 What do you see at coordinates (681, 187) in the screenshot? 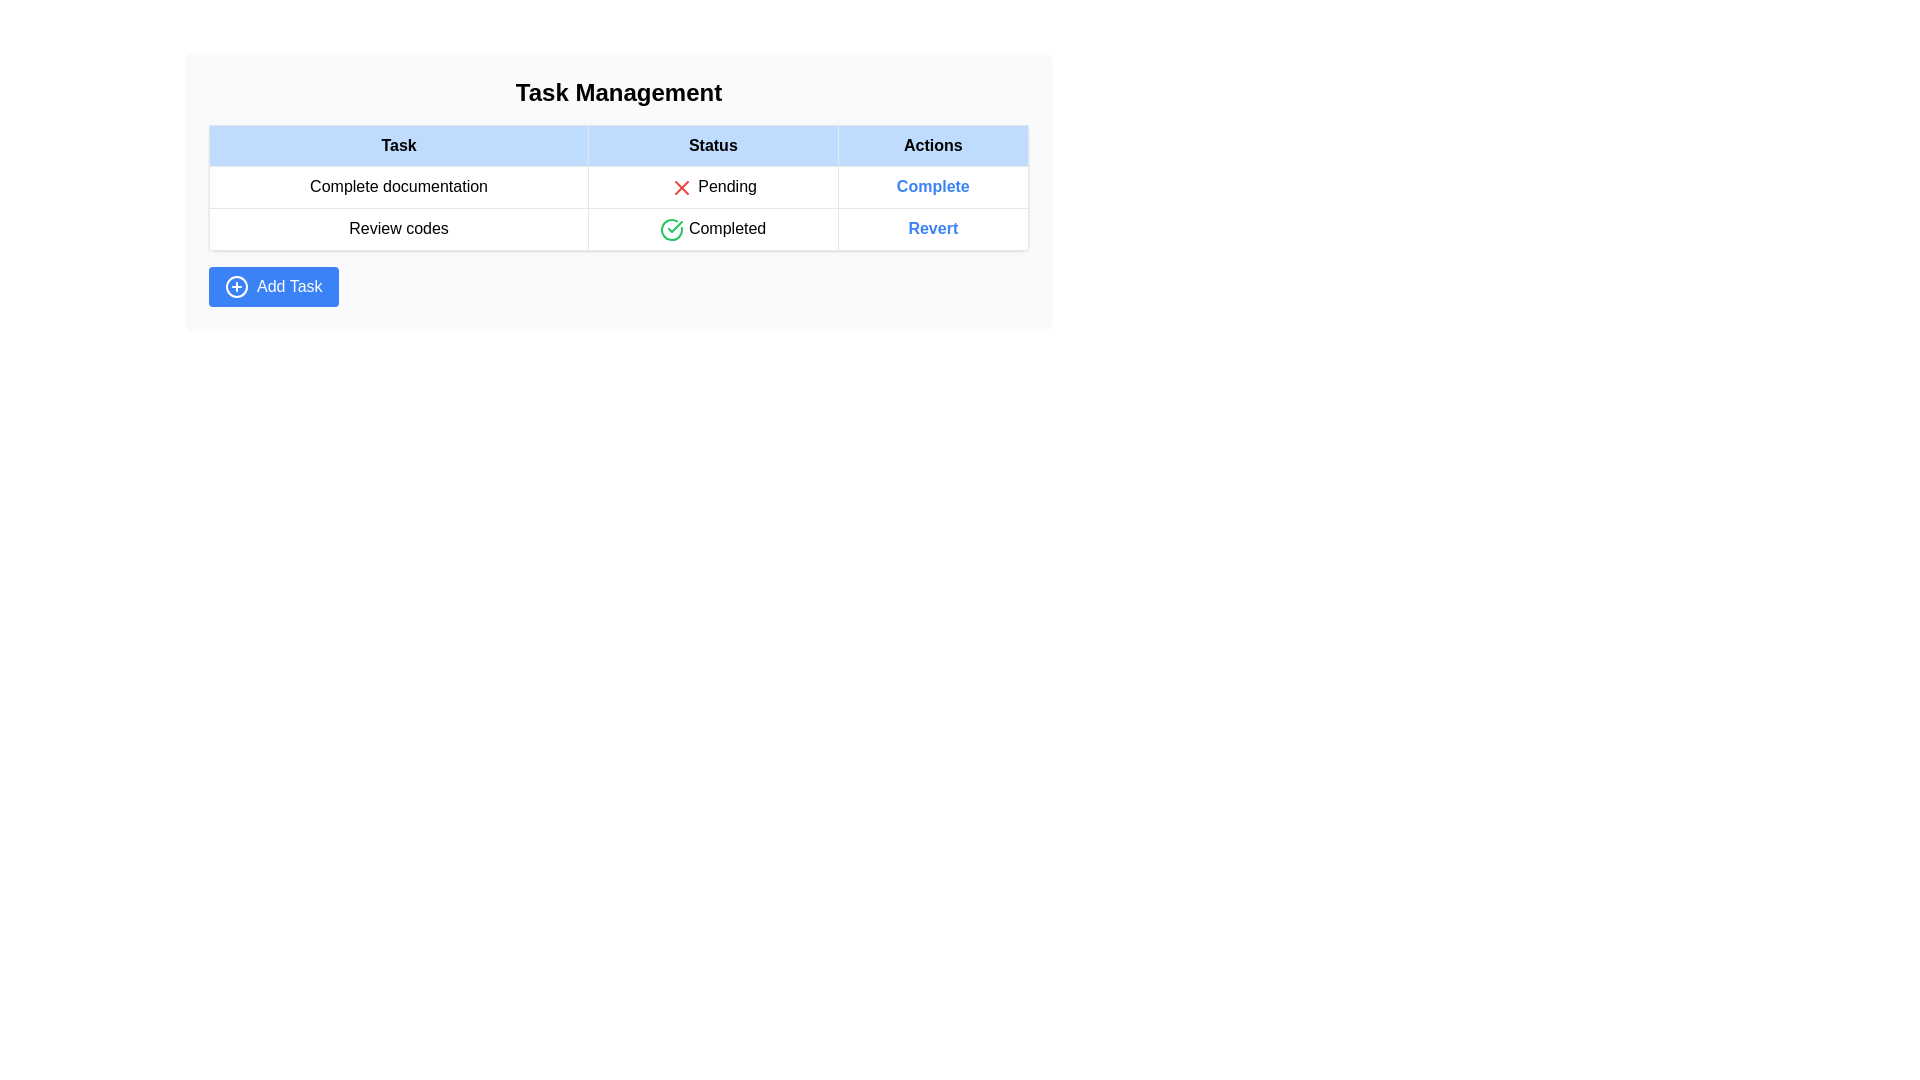
I see `the small red 'X' icon in the 'Status' column of the first row in the task management interface, indicating a pending state for 'Complete documentation'` at bounding box center [681, 187].